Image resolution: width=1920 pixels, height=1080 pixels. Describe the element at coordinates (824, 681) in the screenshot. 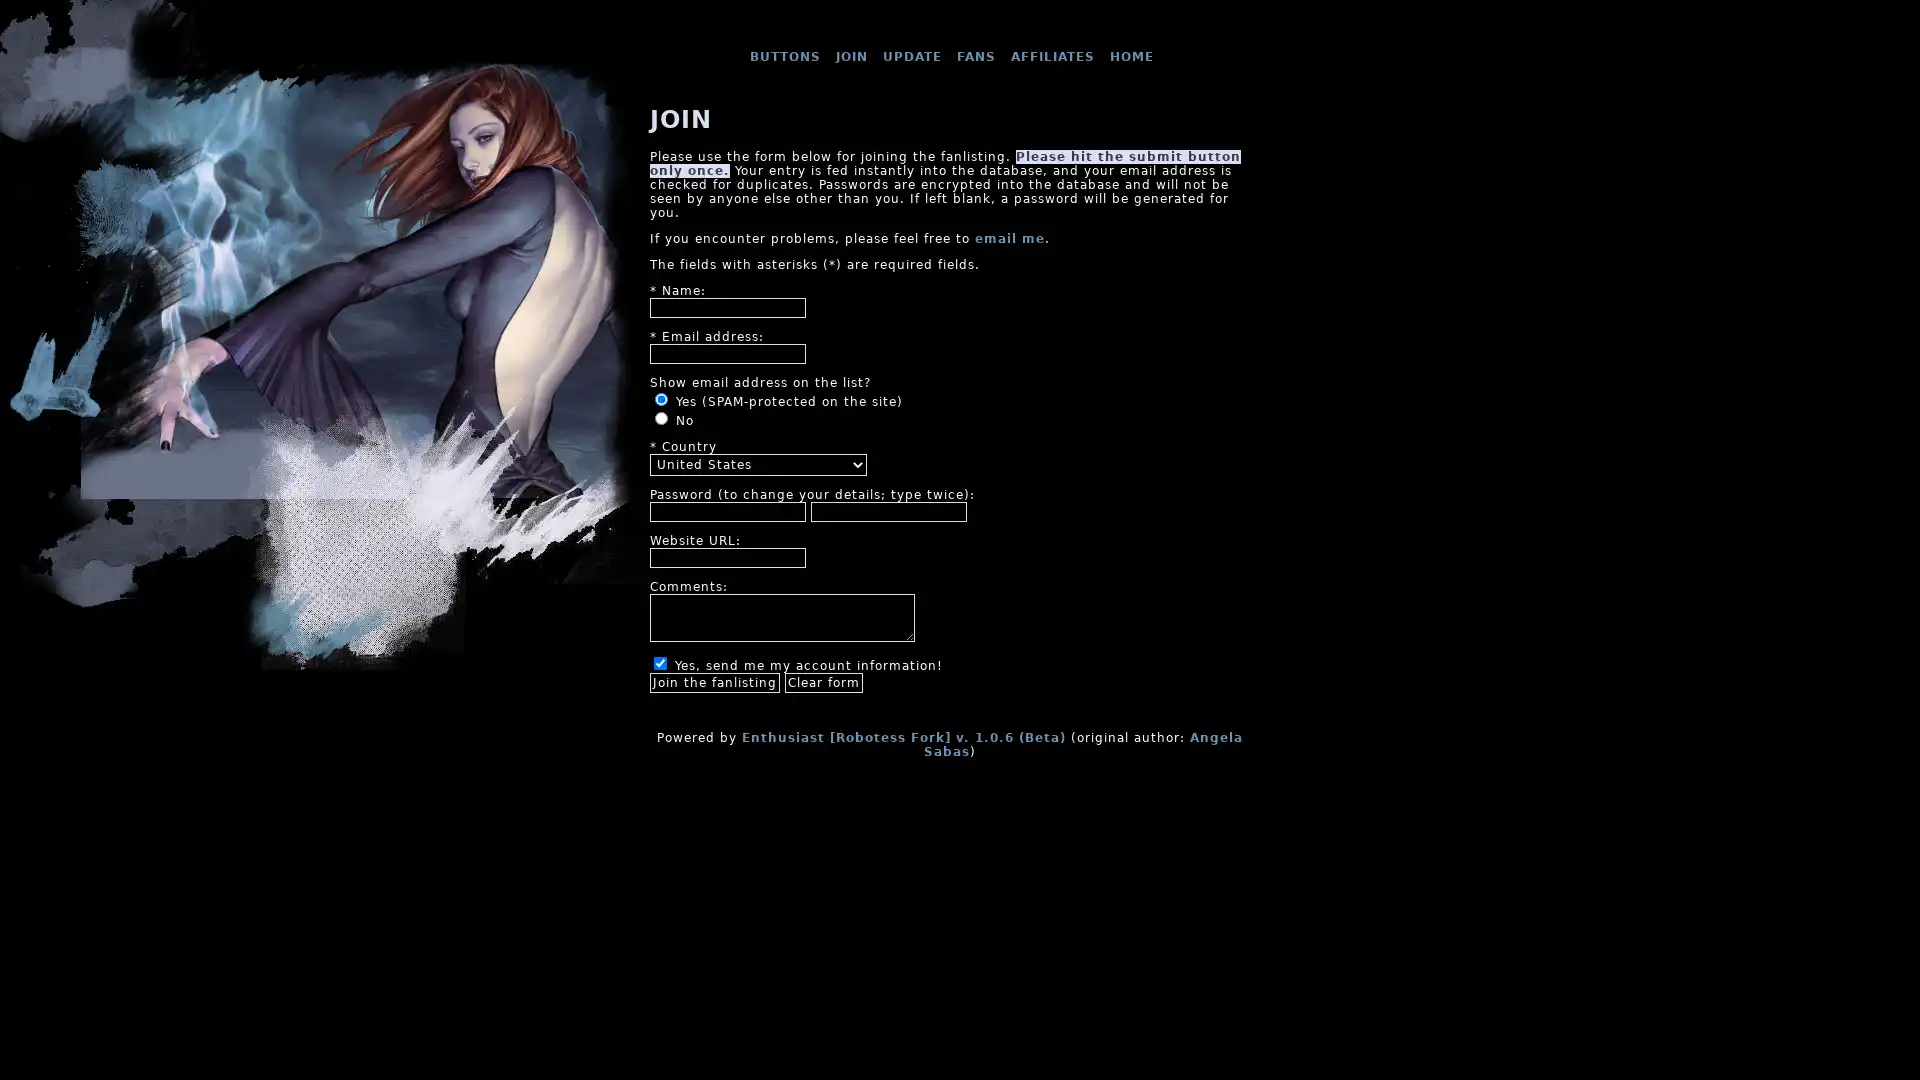

I see `Clear form` at that location.